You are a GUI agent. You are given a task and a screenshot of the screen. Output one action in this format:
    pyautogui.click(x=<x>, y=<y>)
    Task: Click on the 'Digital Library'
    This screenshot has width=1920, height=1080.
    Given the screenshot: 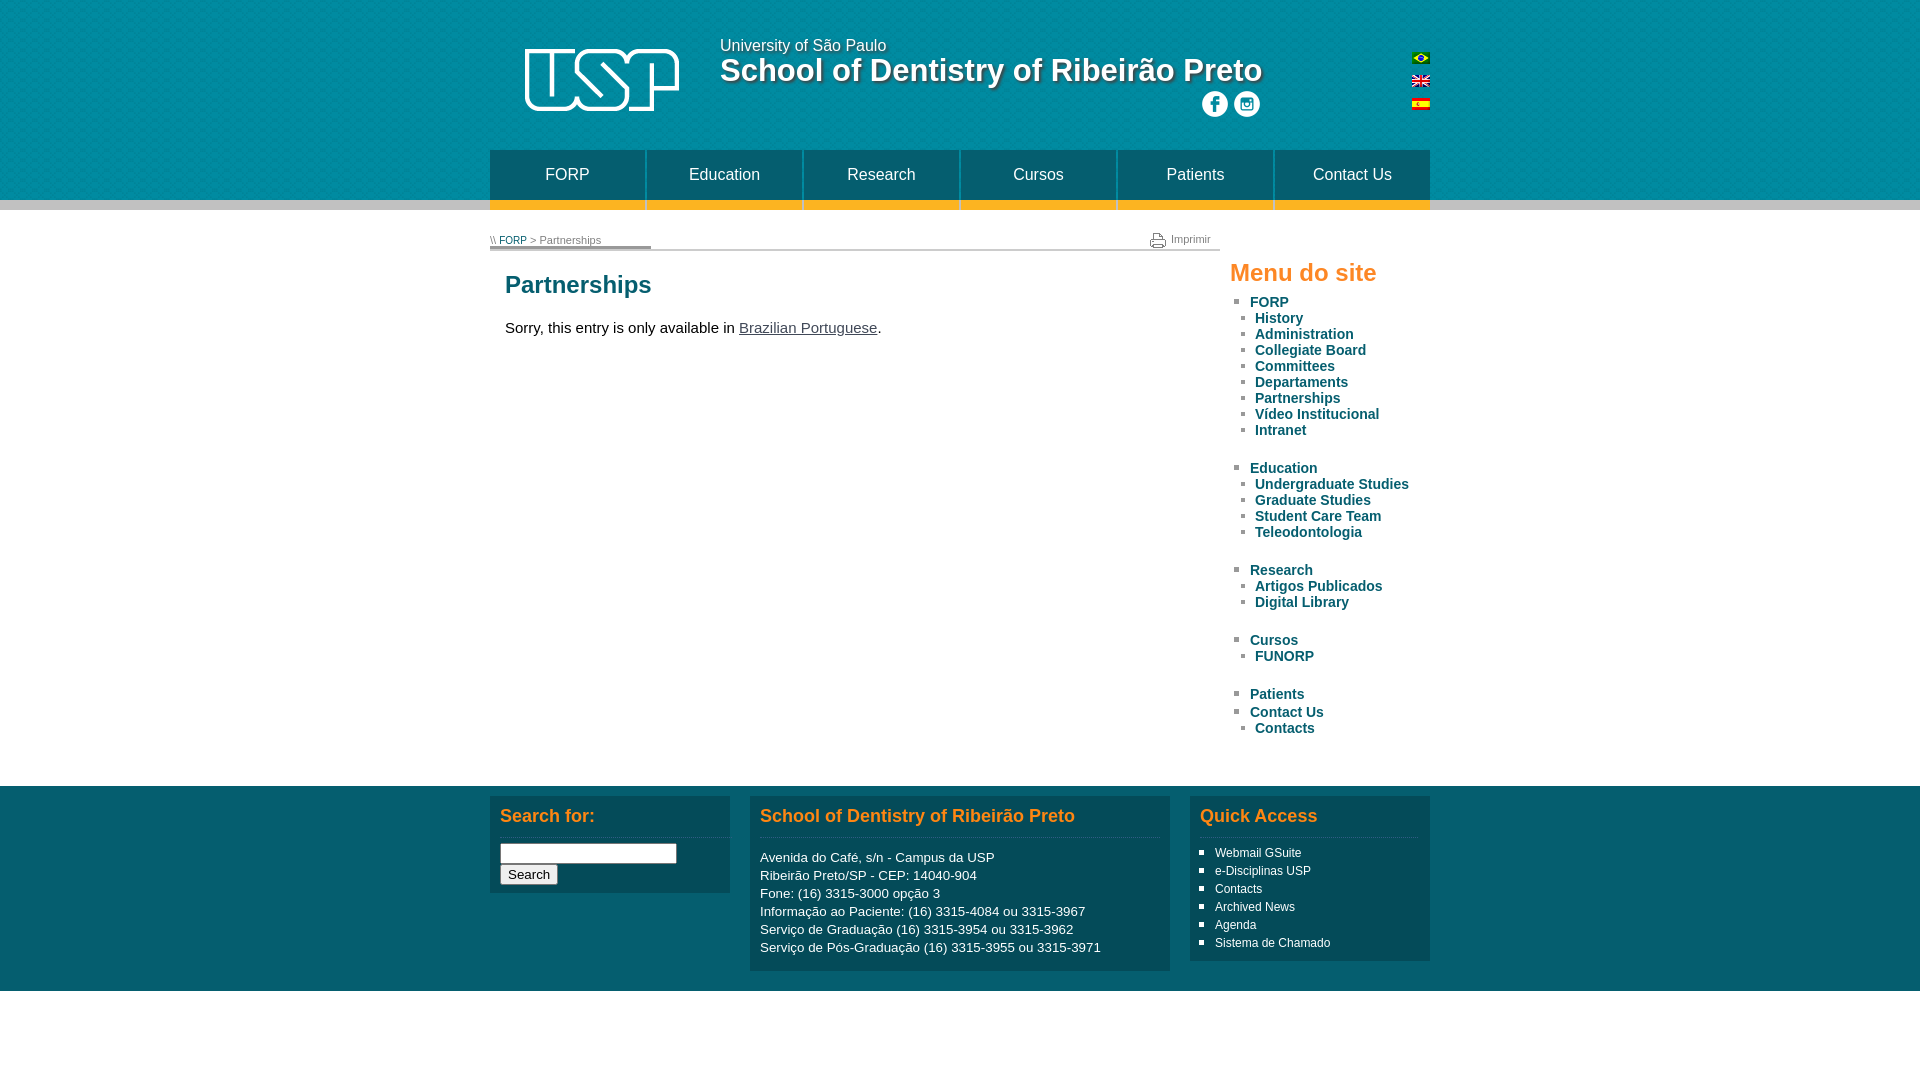 What is the action you would take?
    pyautogui.click(x=1253, y=600)
    